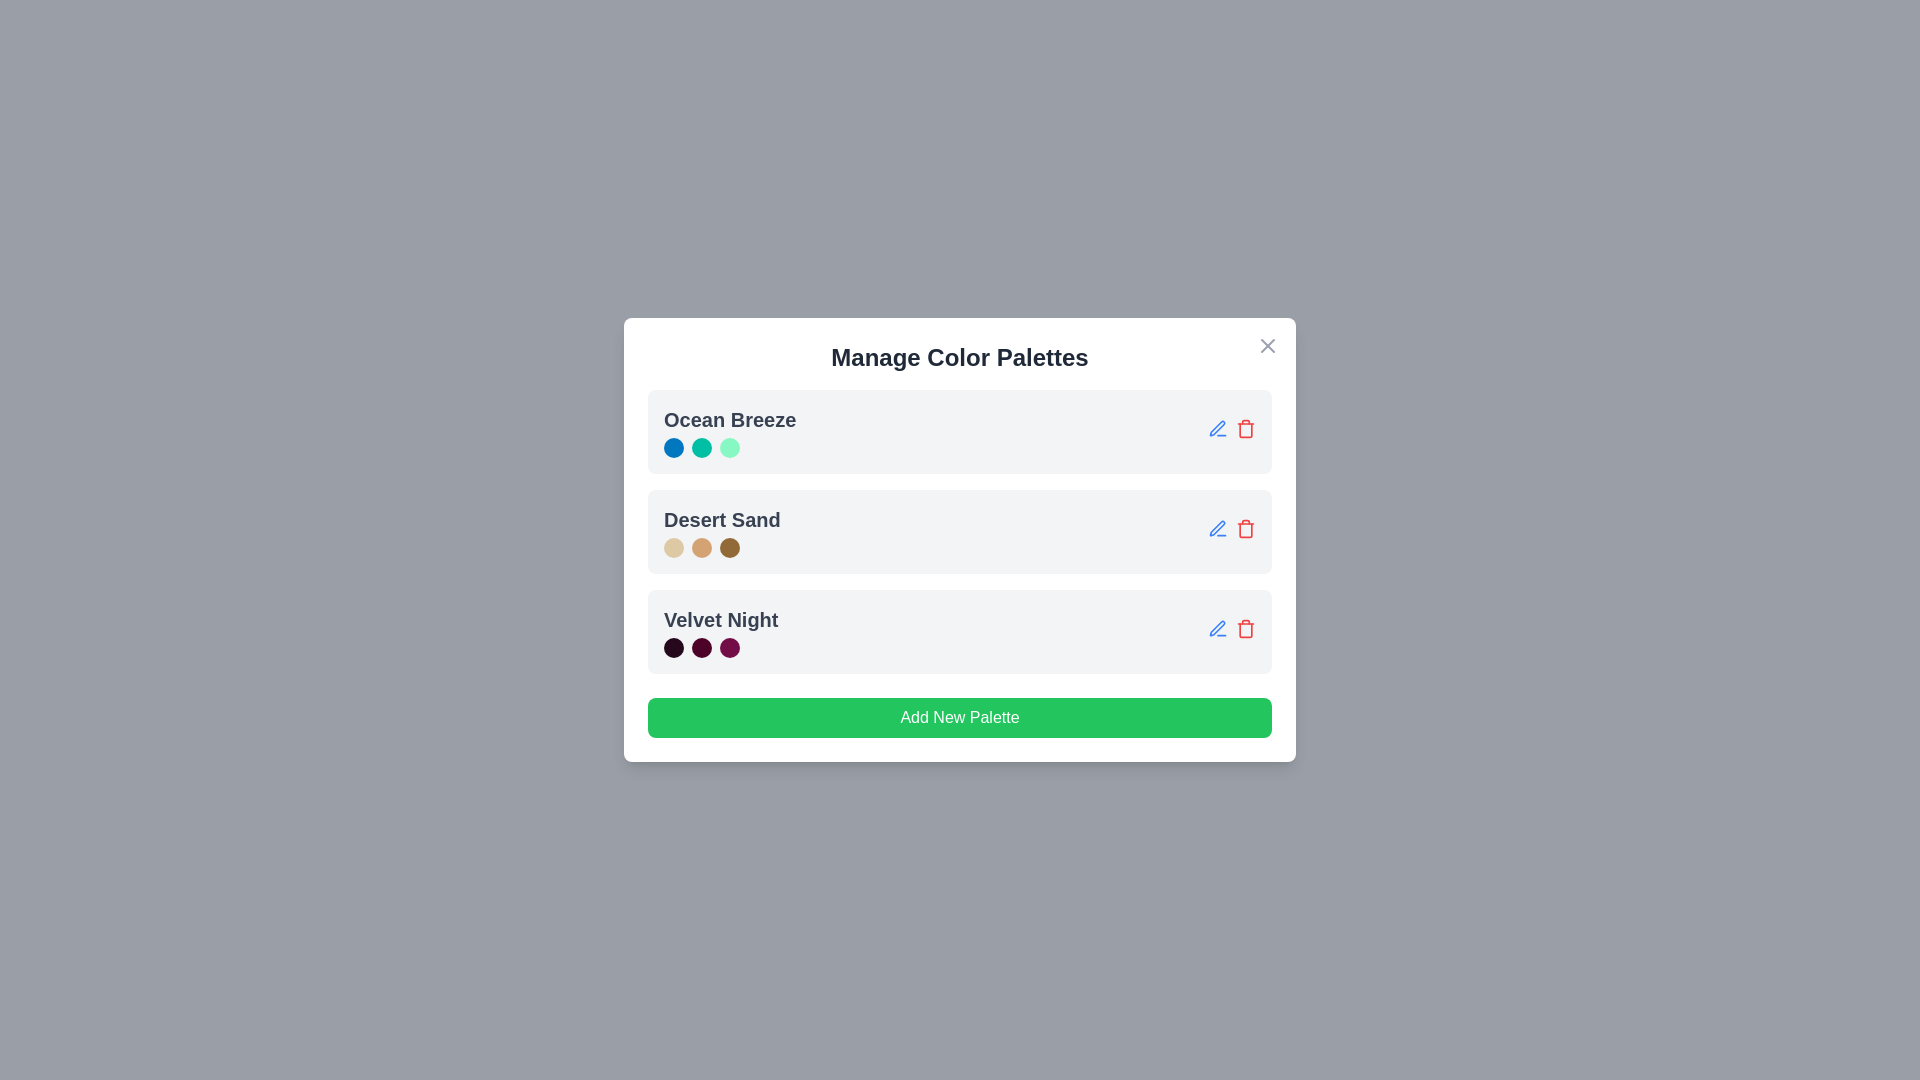 Image resolution: width=1920 pixels, height=1080 pixels. I want to click on the palette name Desert Sand to view its details, so click(720, 531).